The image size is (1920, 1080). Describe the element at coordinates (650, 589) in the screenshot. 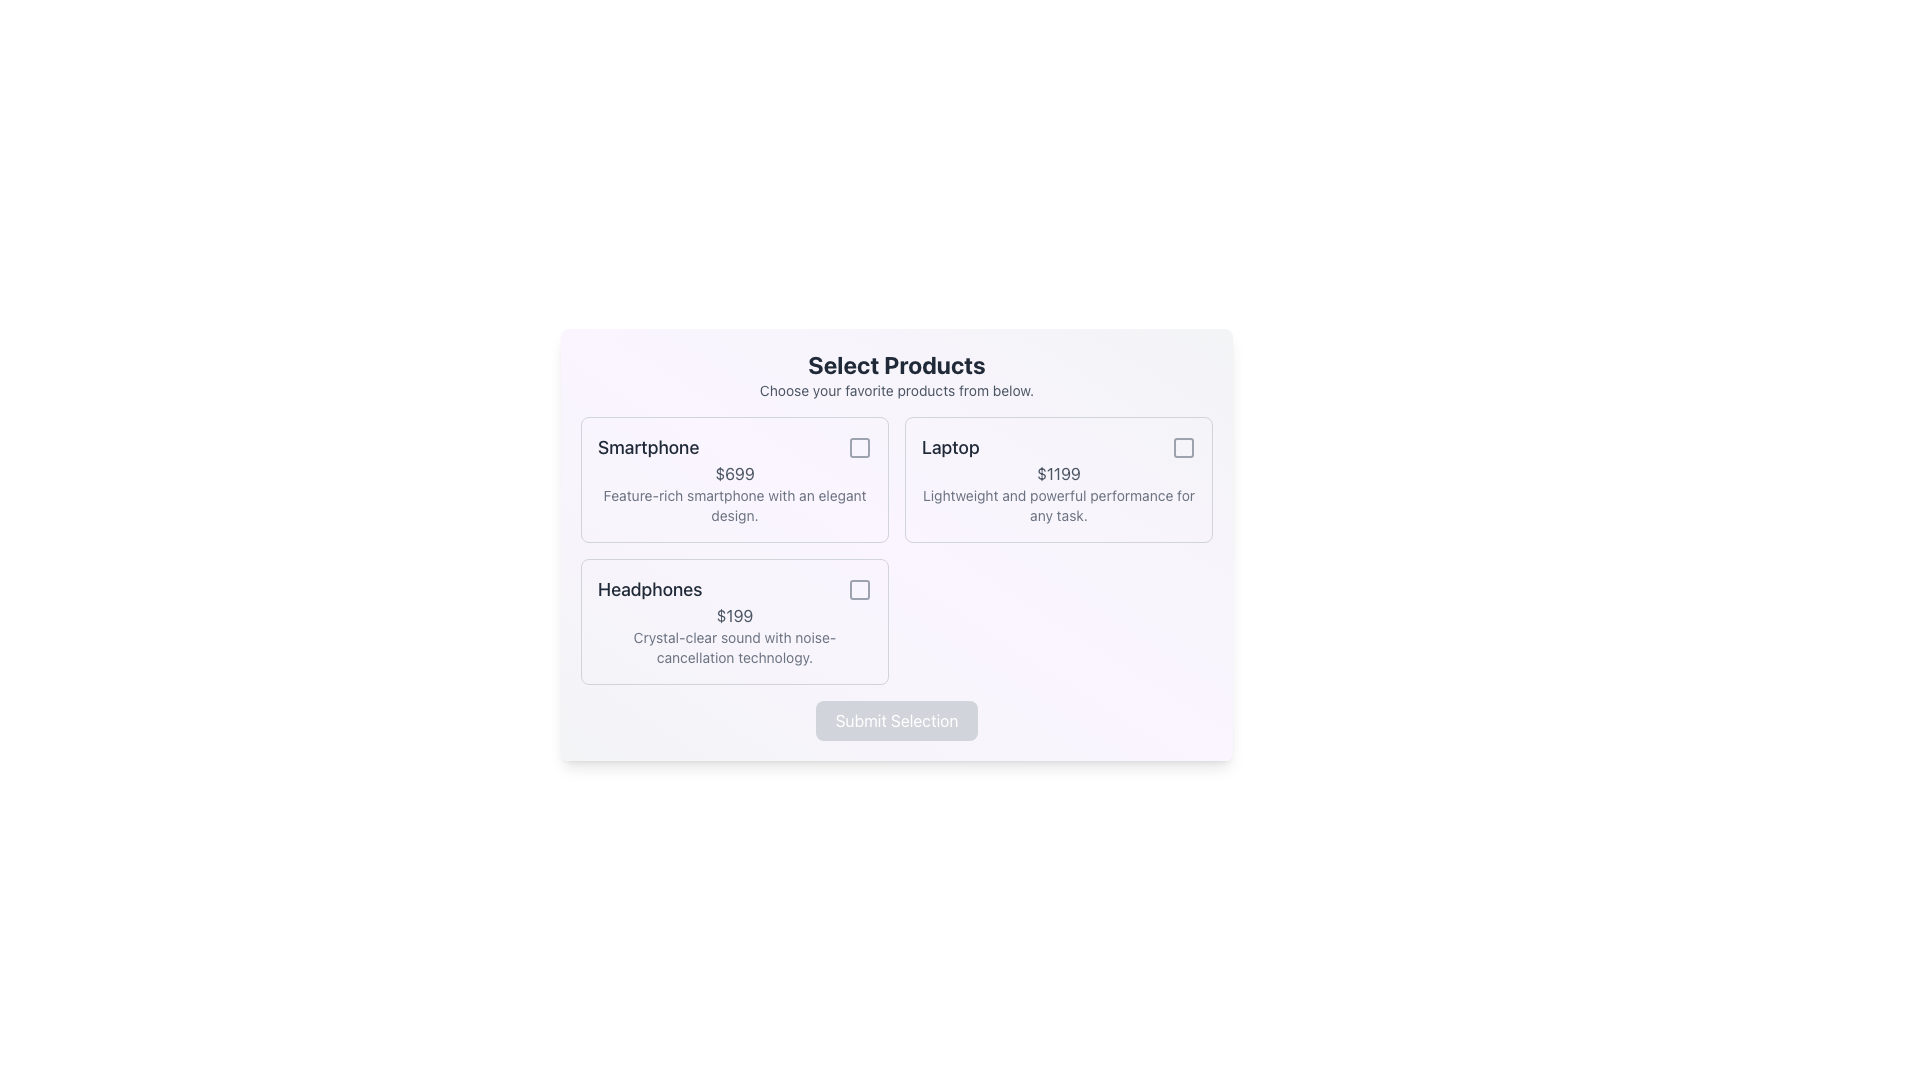

I see `the text label displaying 'Headphones' which is located in the lower-left section of the product selection interface, above the price of '$199'` at that location.